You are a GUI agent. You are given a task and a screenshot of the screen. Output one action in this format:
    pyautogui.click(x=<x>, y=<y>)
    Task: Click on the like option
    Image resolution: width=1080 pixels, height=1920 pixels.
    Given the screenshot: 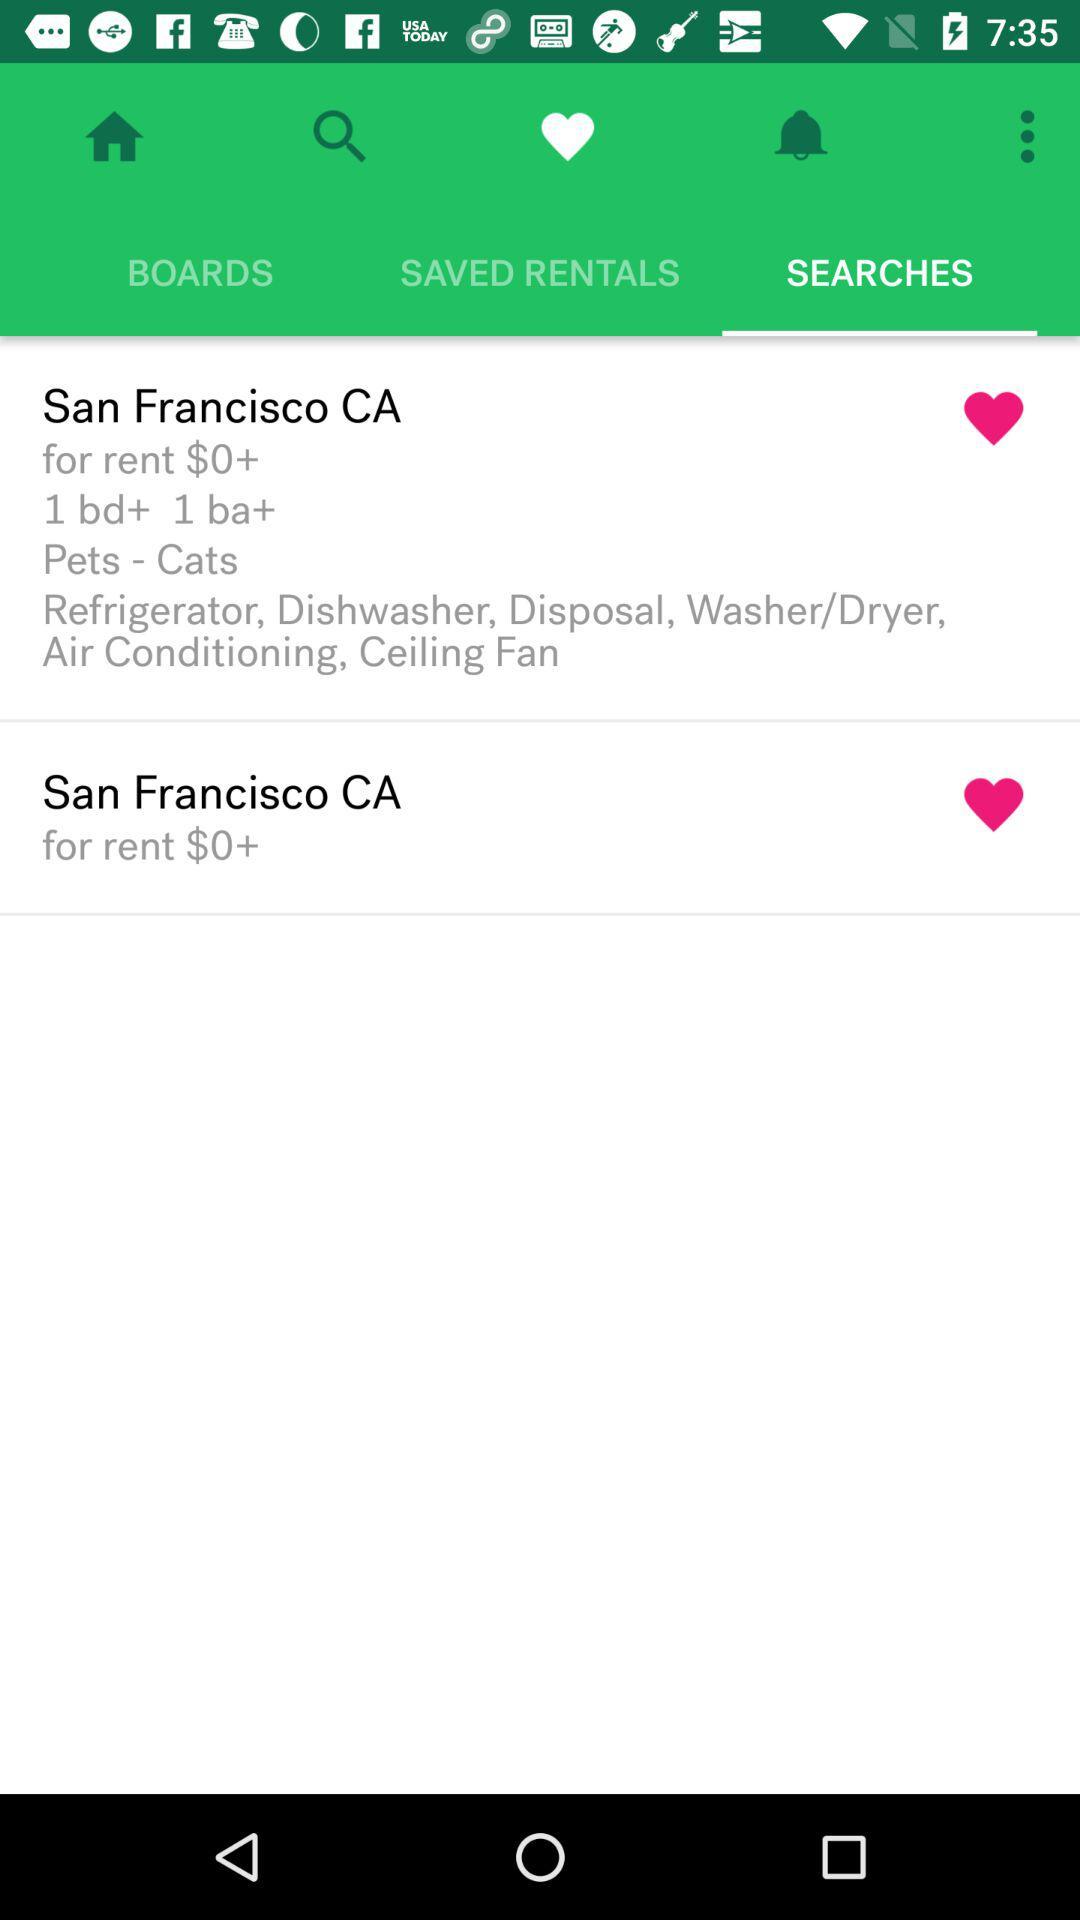 What is the action you would take?
    pyautogui.click(x=567, y=135)
    